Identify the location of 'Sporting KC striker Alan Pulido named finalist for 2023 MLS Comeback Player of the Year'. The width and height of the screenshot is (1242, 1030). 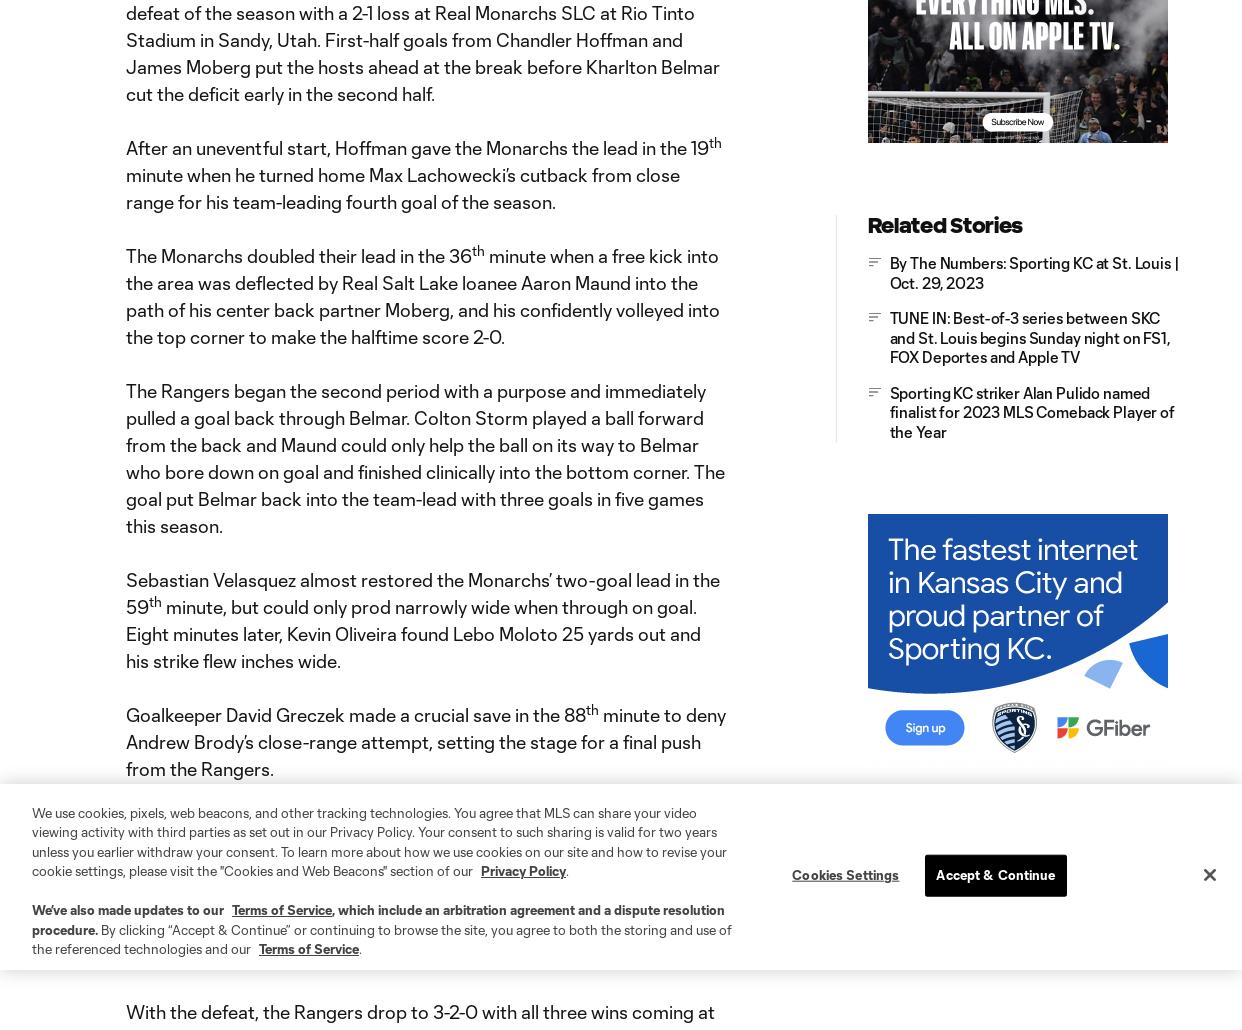
(1030, 411).